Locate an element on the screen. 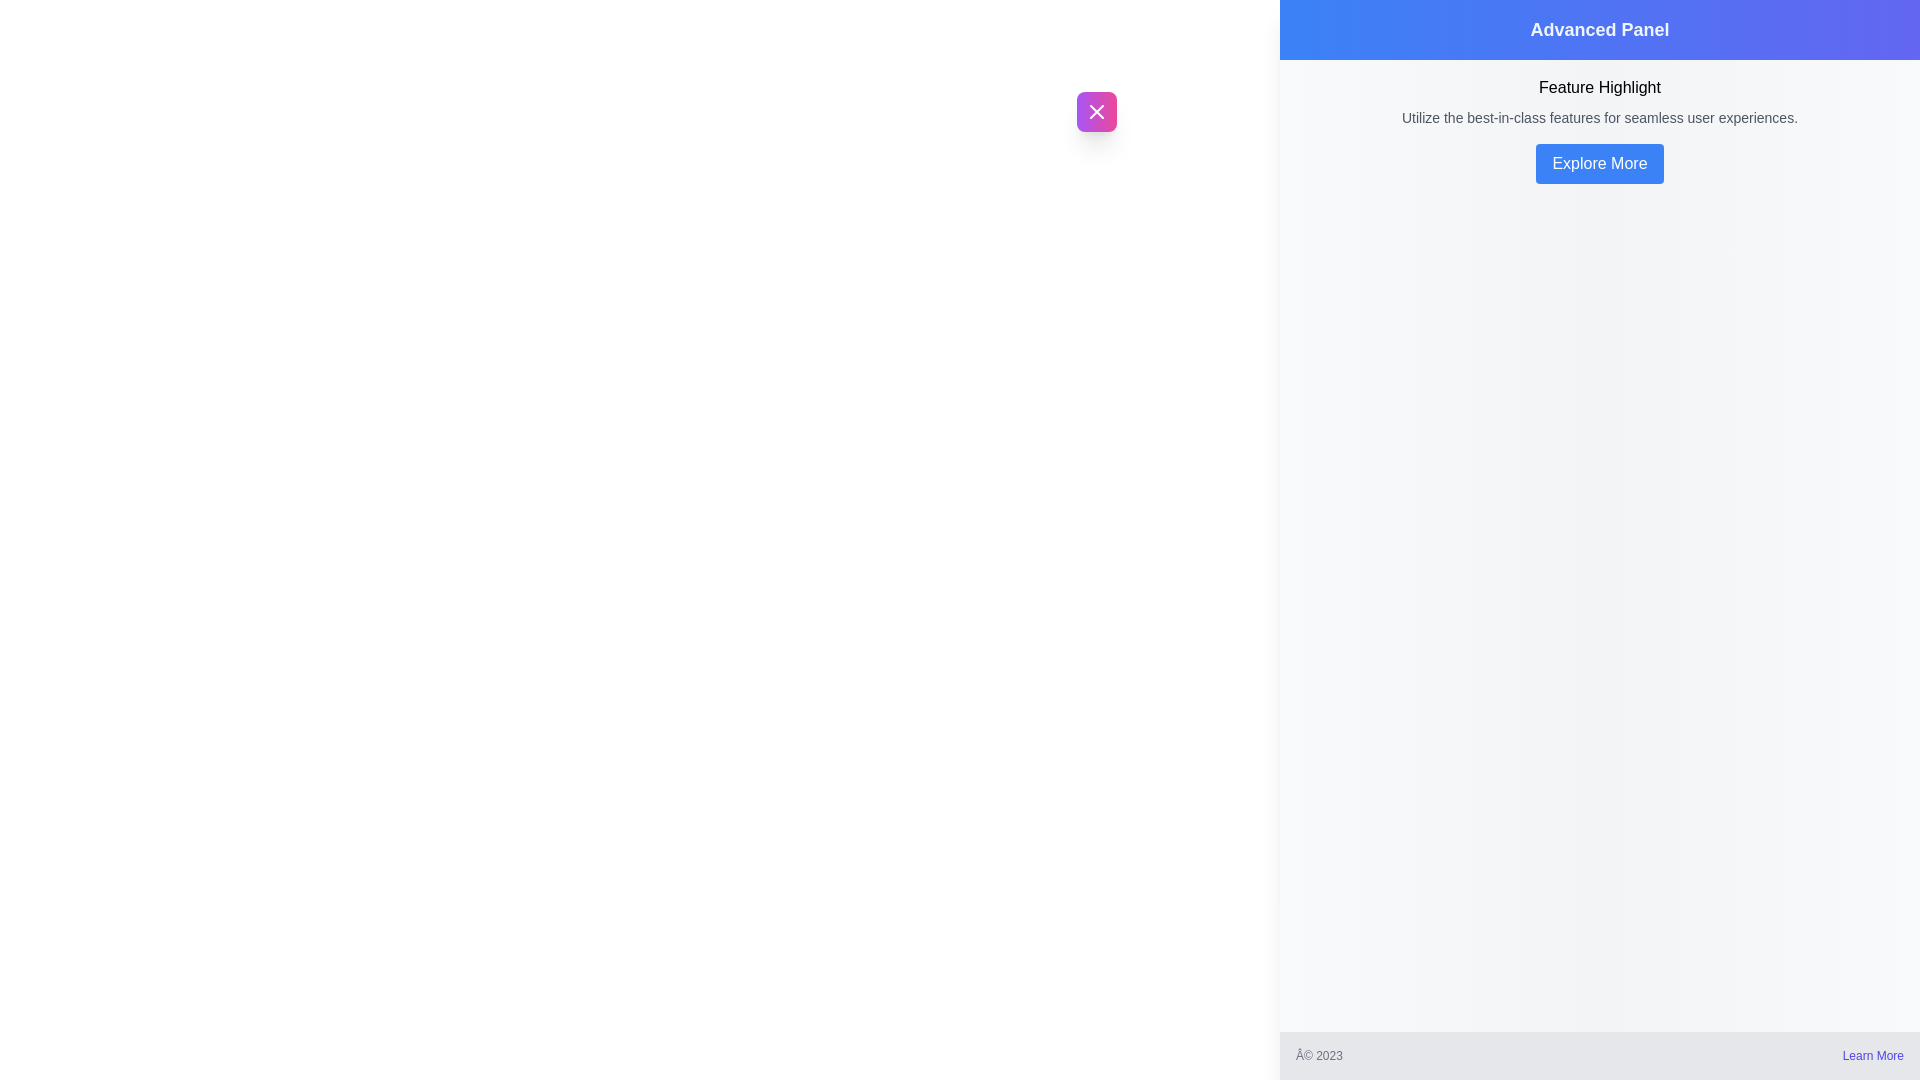 Image resolution: width=1920 pixels, height=1080 pixels. the hyperlink text 'Learn More' located at the bottom-right corner of the interface is located at coordinates (1872, 1055).